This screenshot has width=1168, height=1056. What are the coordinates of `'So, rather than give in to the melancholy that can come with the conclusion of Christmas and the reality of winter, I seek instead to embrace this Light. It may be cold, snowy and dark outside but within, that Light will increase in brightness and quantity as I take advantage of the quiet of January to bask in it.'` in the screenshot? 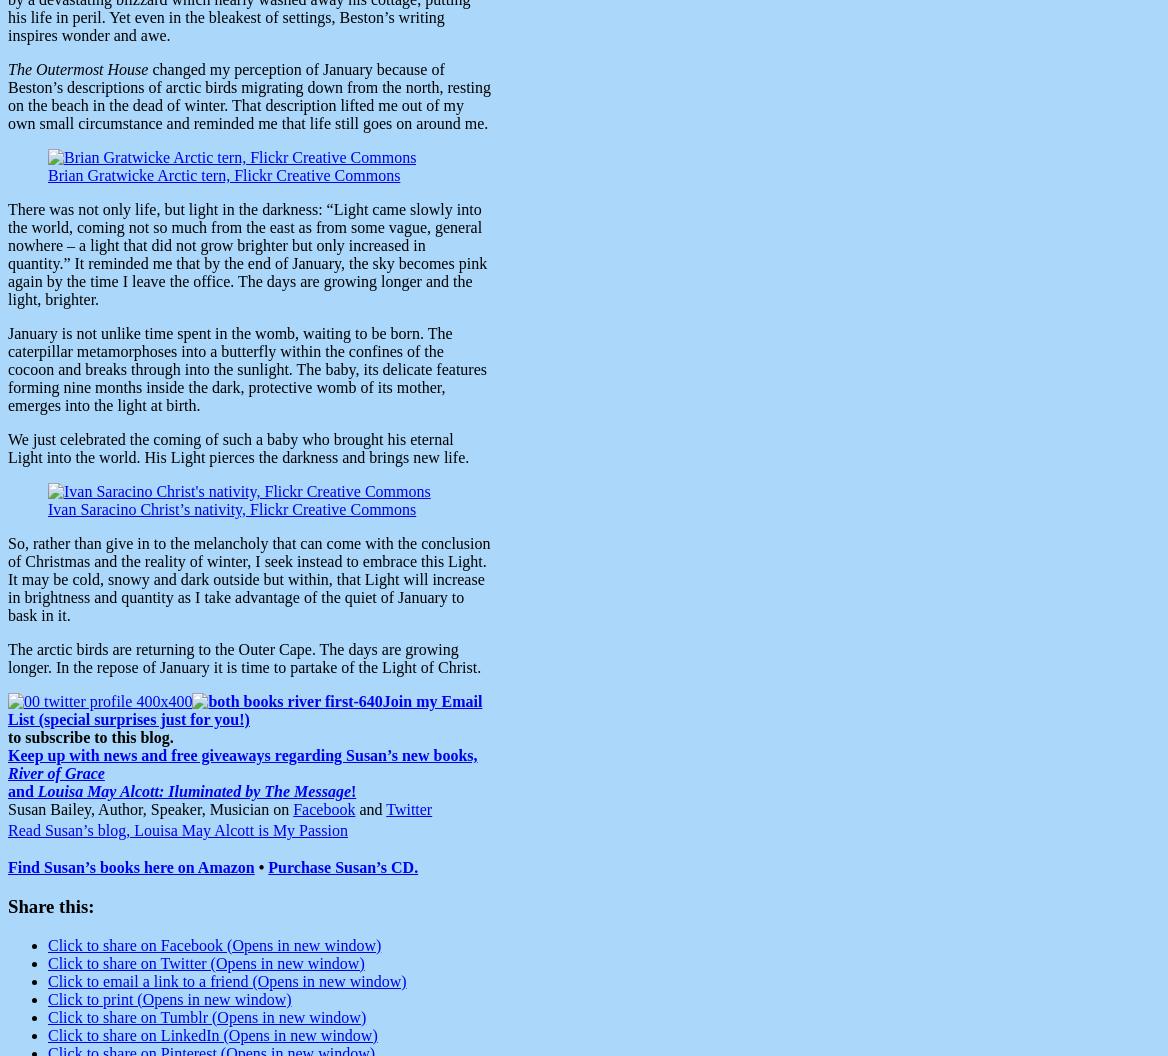 It's located at (248, 579).